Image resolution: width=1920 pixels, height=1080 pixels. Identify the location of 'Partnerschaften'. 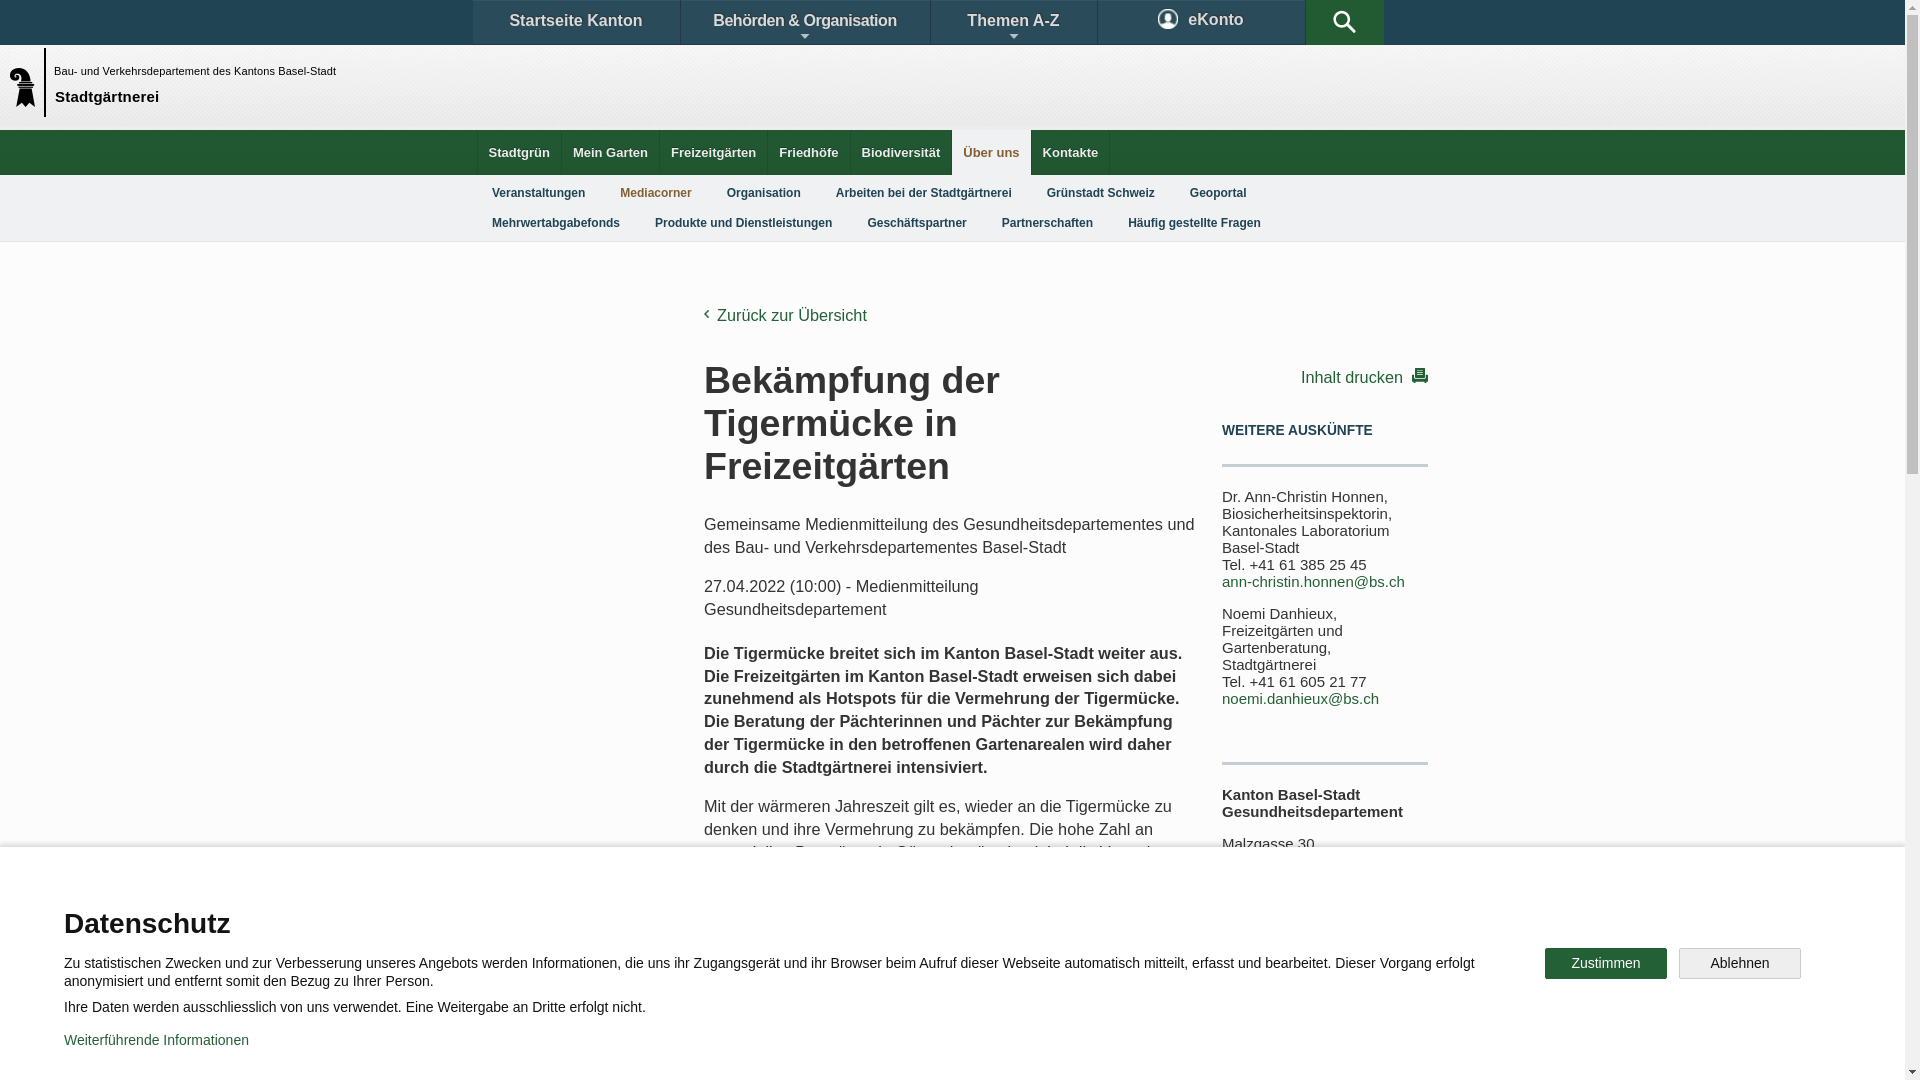
(1046, 223).